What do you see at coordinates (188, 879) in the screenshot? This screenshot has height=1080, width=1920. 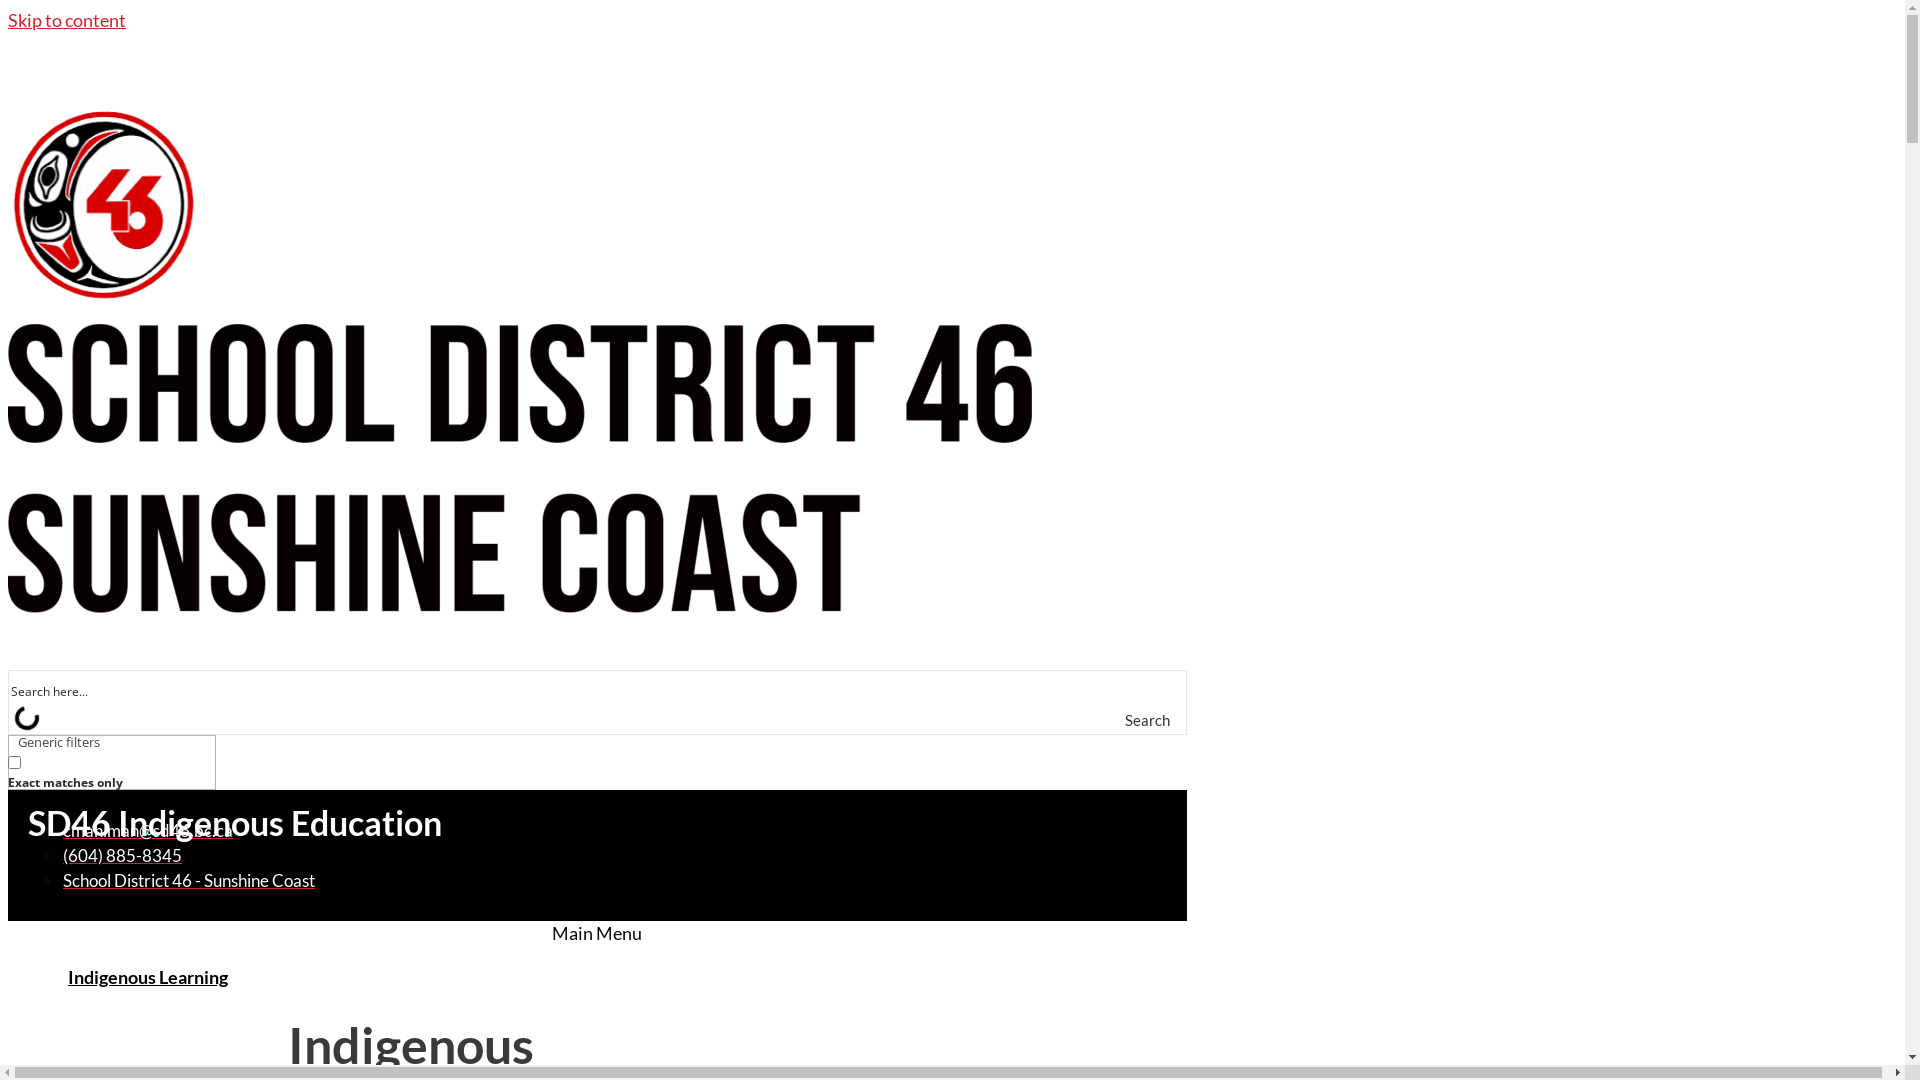 I see `'School District 46 - Sunshine Coast'` at bounding box center [188, 879].